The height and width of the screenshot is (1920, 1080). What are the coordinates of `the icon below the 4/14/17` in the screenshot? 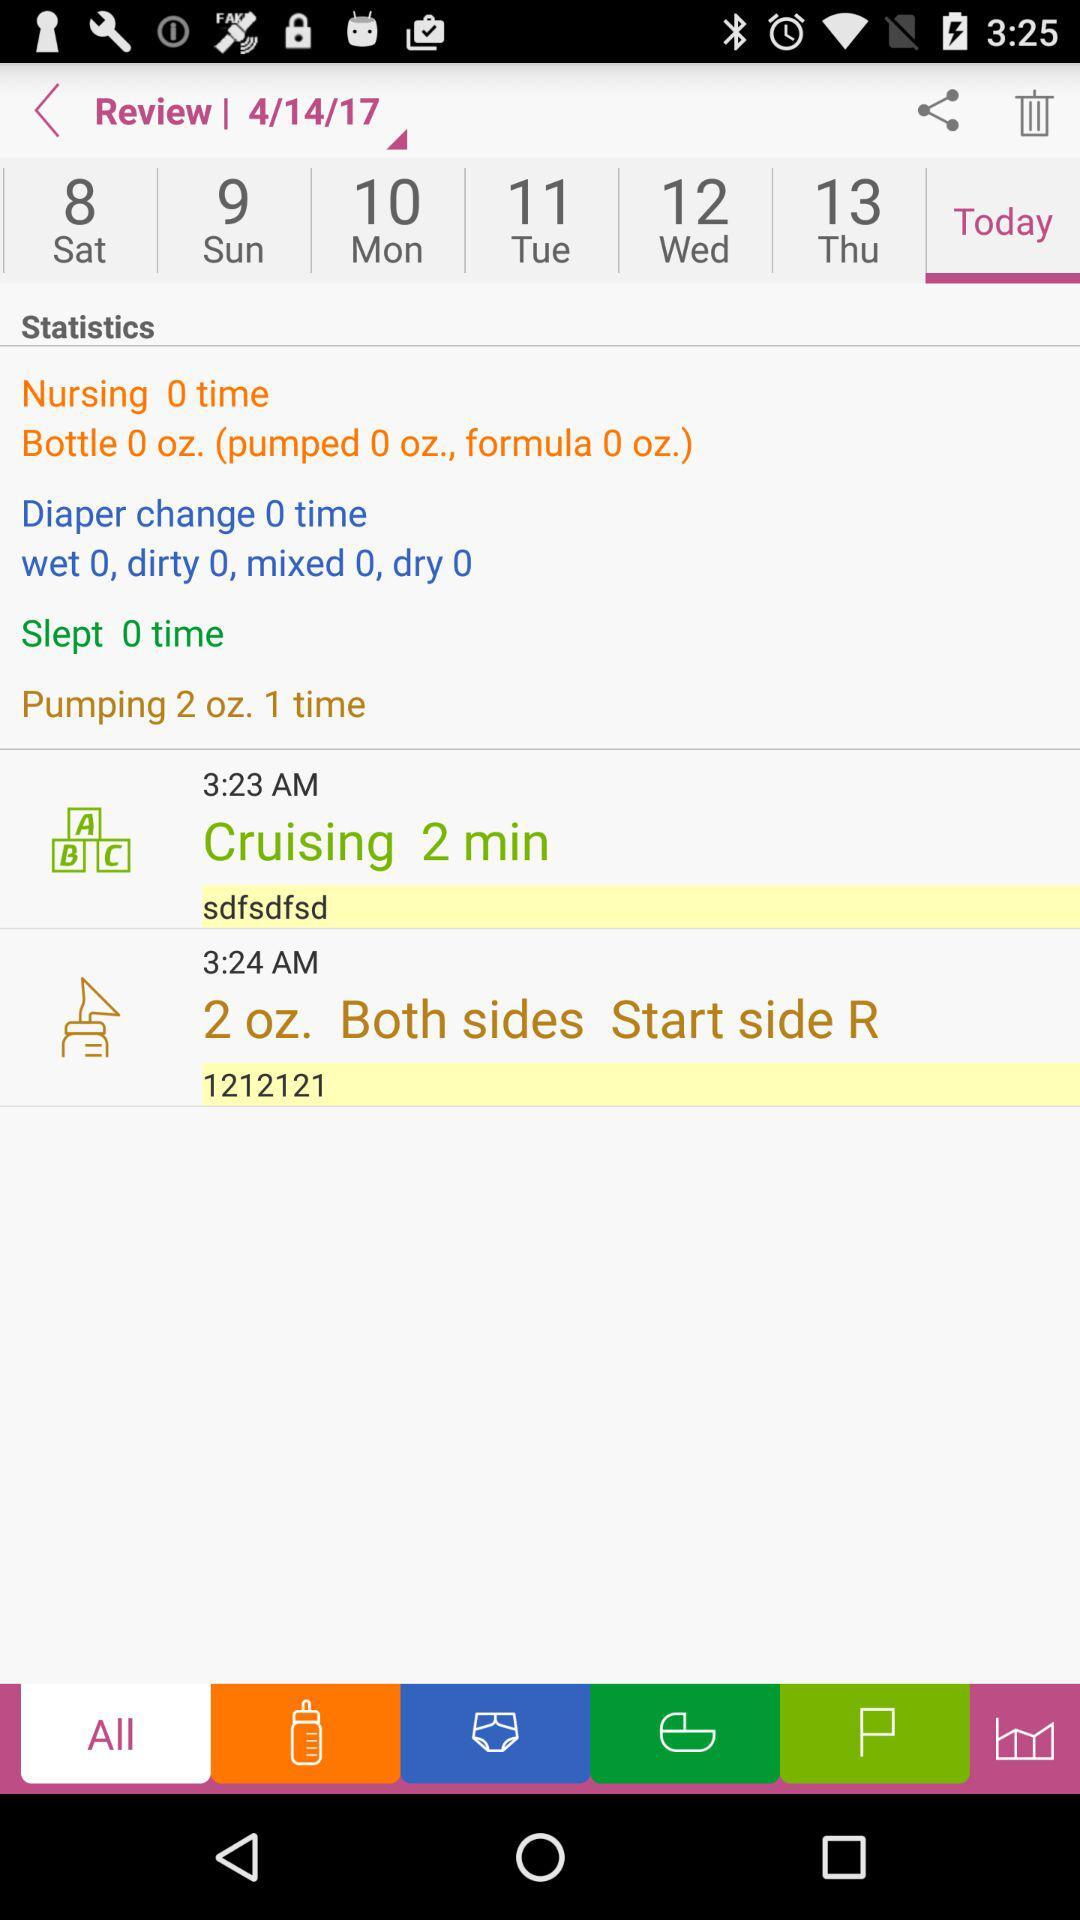 It's located at (387, 220).